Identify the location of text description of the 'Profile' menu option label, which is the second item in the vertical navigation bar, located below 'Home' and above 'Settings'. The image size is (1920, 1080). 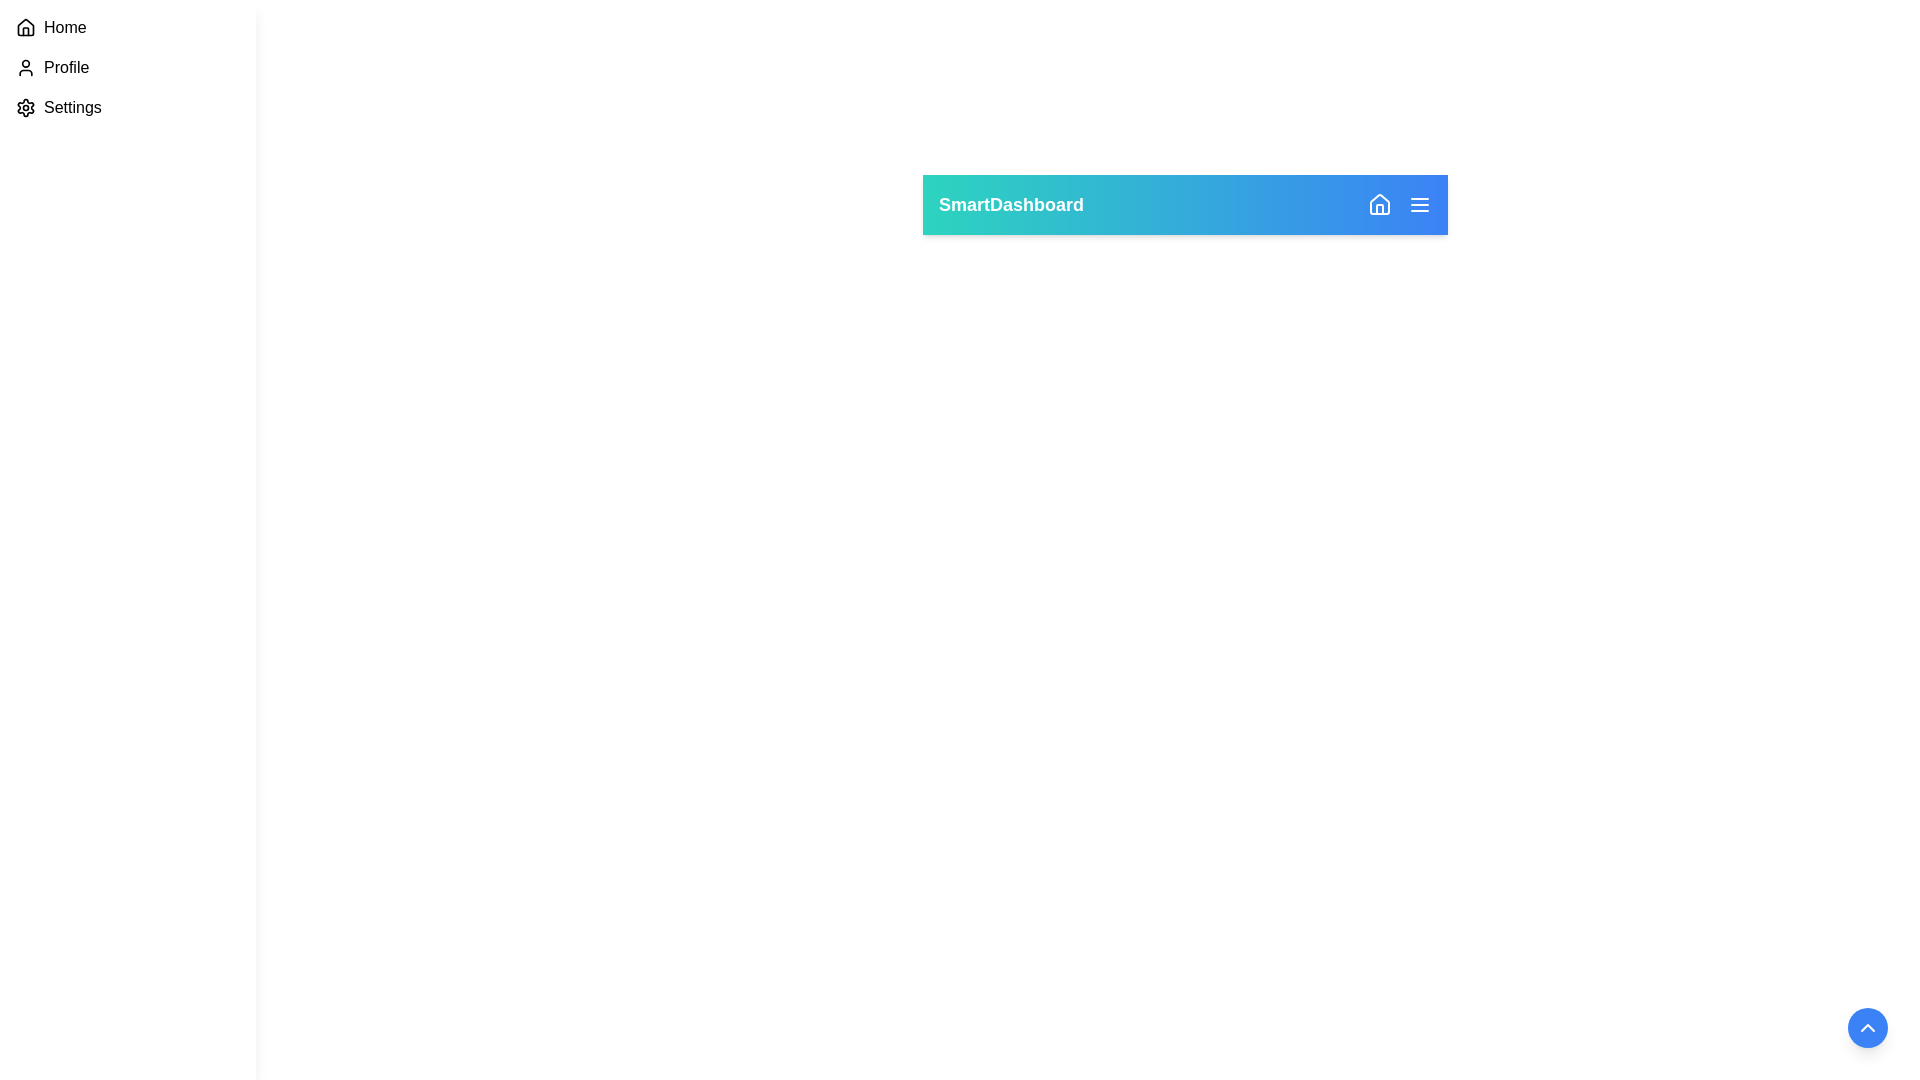
(66, 67).